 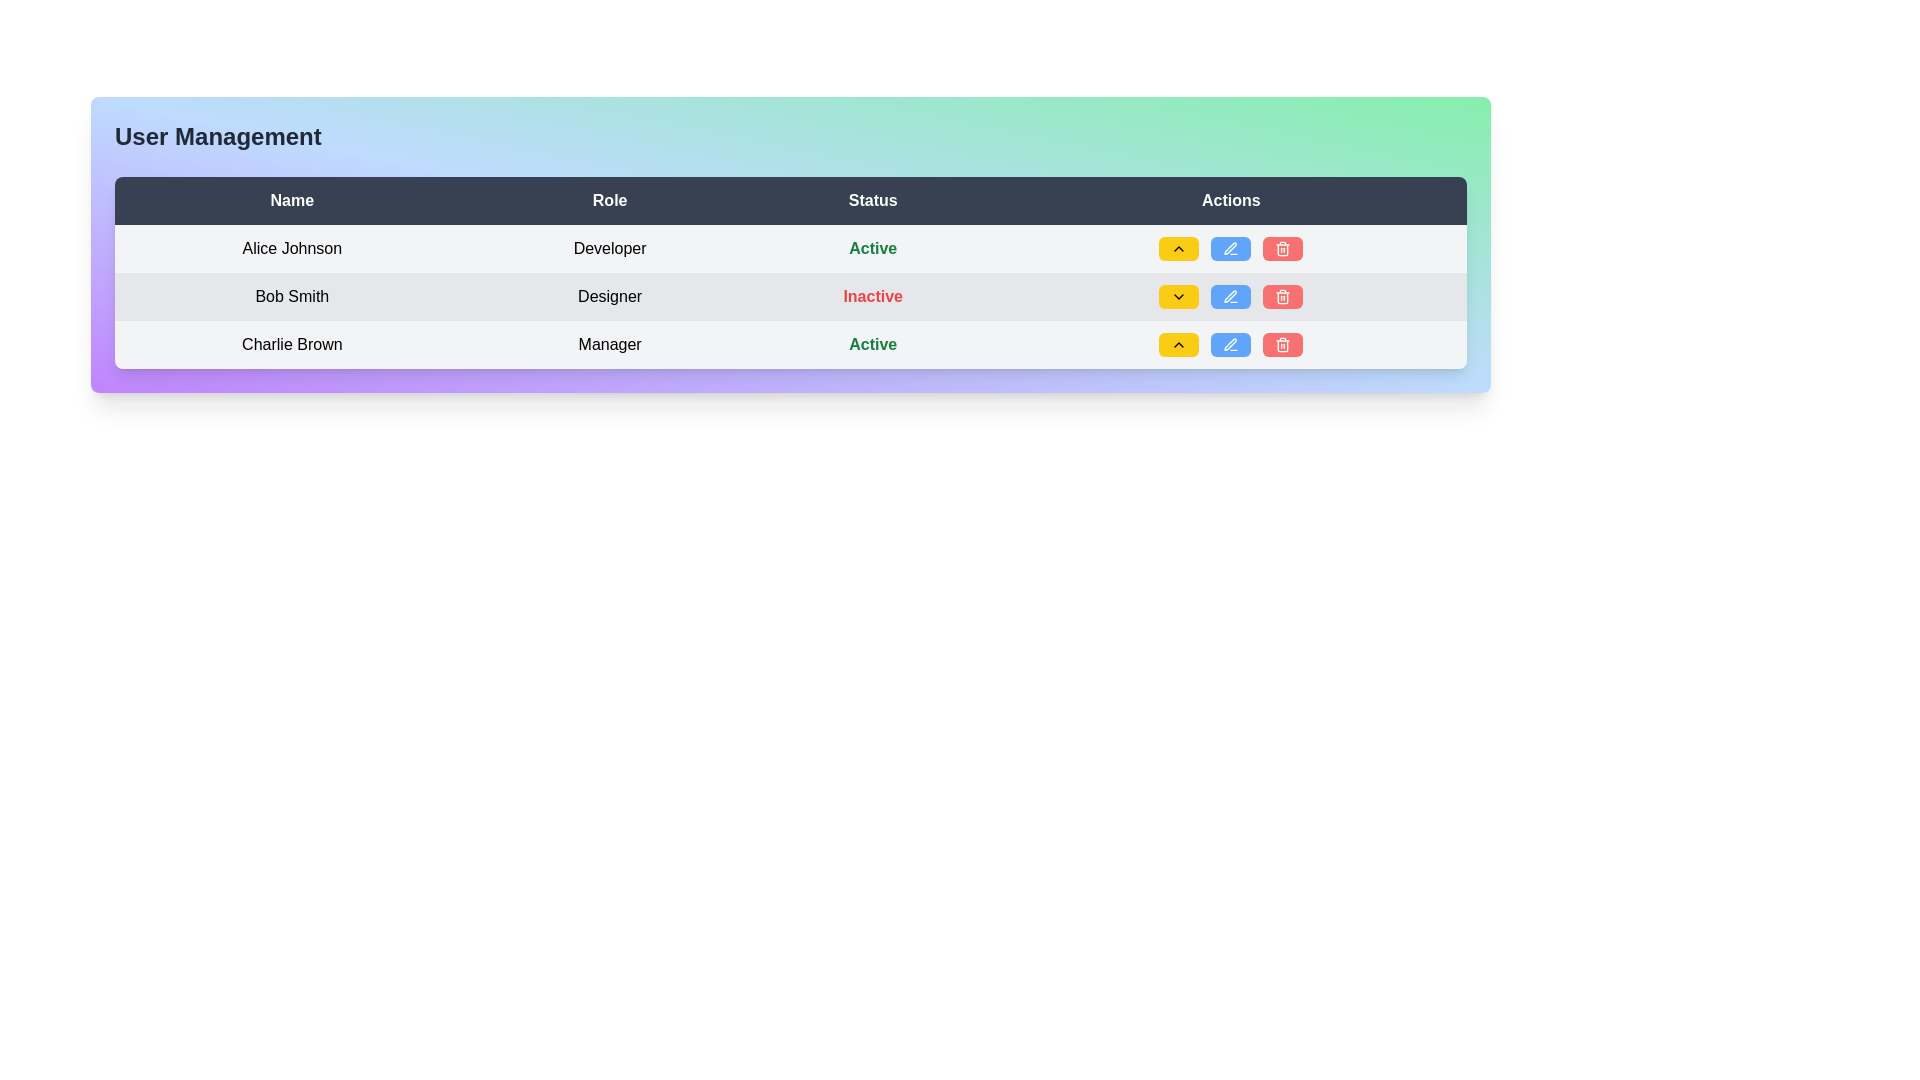 What do you see at coordinates (1230, 200) in the screenshot?
I see `the 'Actions' text block` at bounding box center [1230, 200].